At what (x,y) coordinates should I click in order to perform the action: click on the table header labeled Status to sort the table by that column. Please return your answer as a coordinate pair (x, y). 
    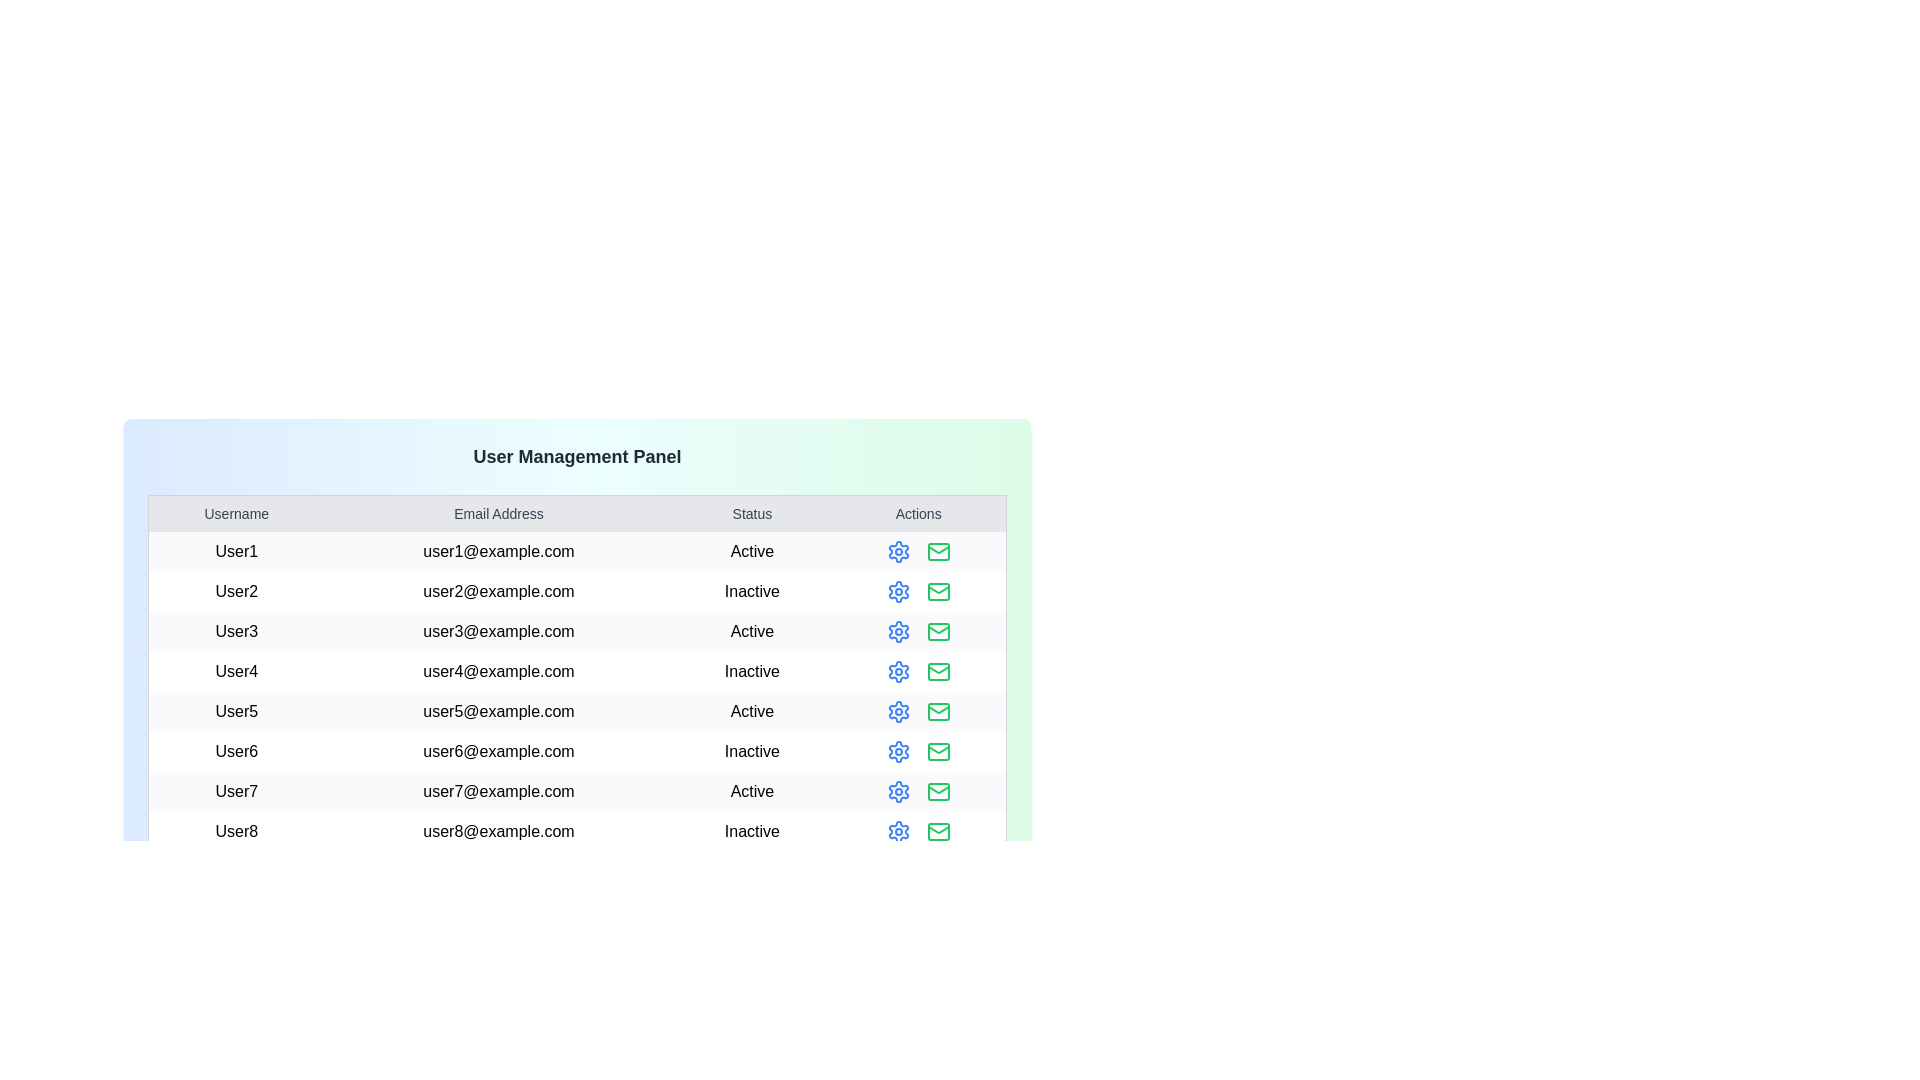
    Looking at the image, I should click on (751, 512).